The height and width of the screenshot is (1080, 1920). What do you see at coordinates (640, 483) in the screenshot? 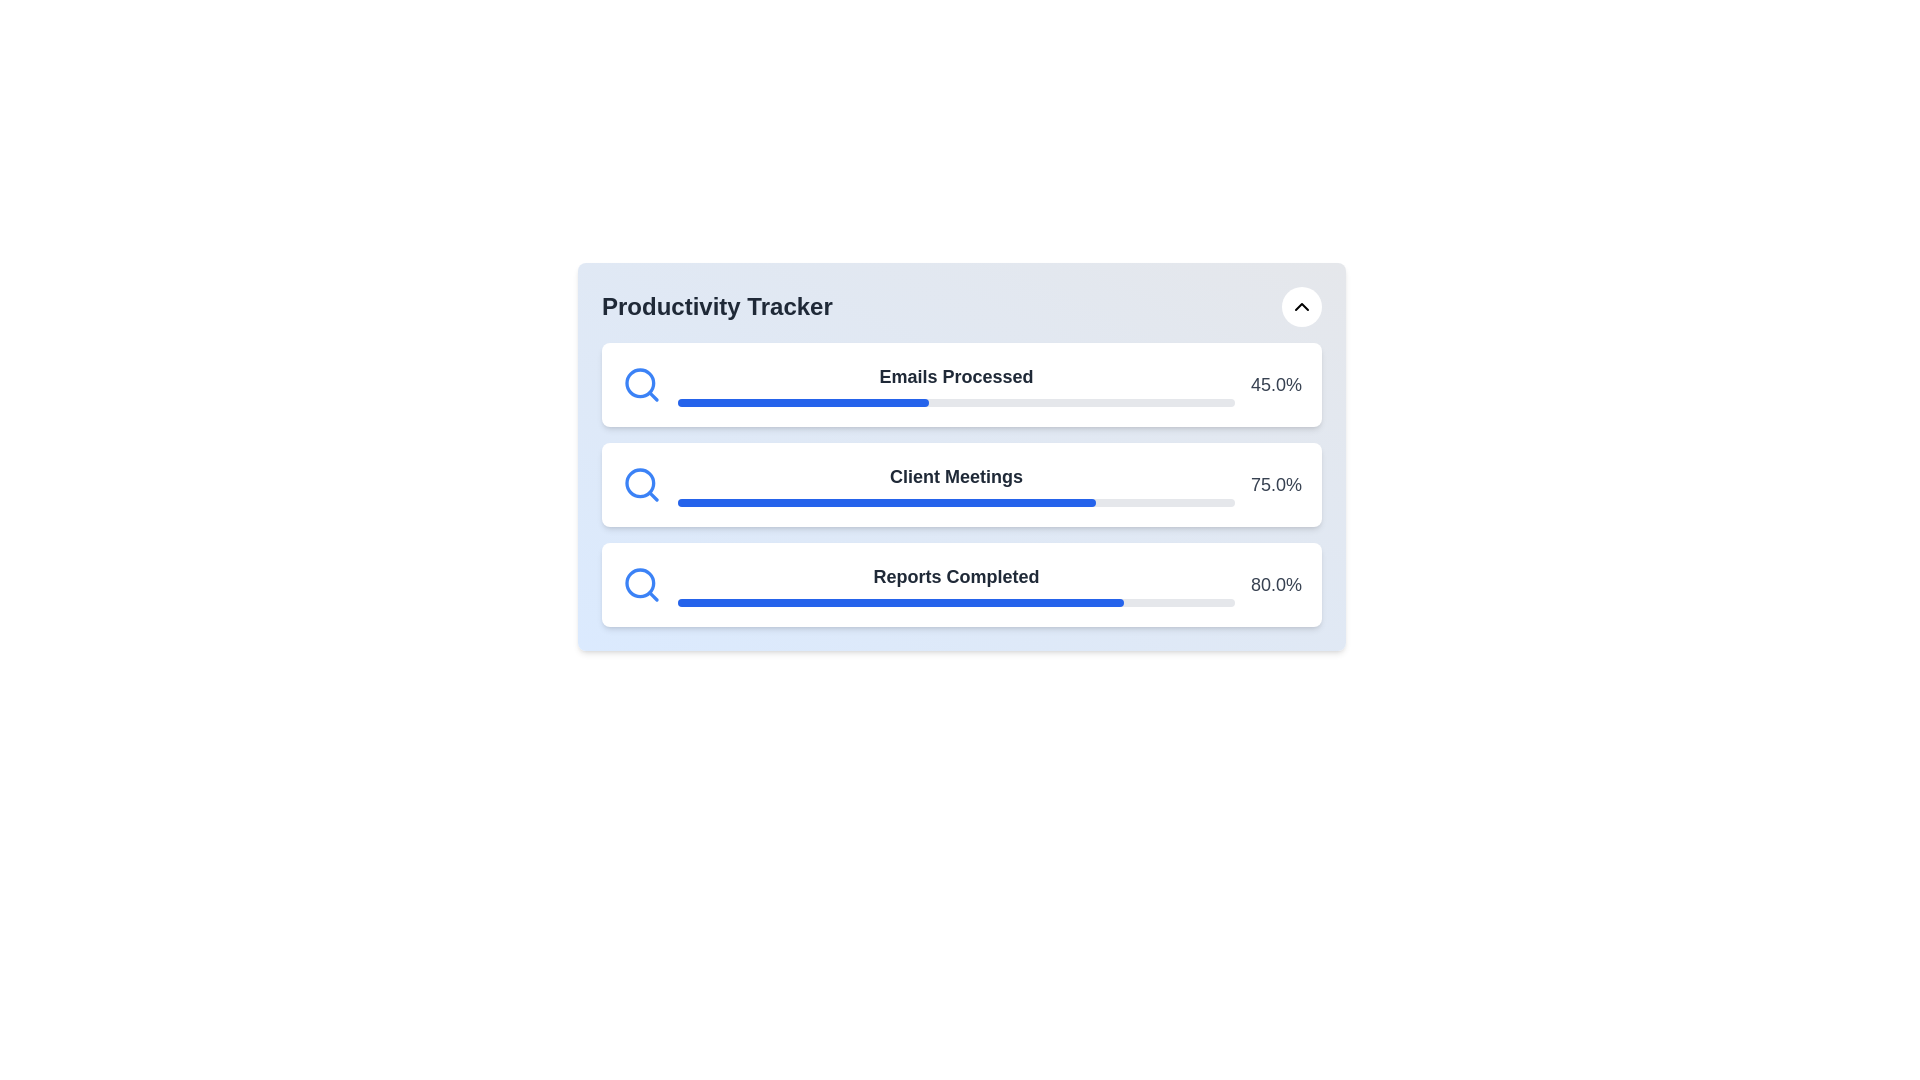
I see `the circular shape representing the lens of the magnifying-glass icon associated with 'Client Meetings', the second entry in the productivity tracker panel` at bounding box center [640, 483].